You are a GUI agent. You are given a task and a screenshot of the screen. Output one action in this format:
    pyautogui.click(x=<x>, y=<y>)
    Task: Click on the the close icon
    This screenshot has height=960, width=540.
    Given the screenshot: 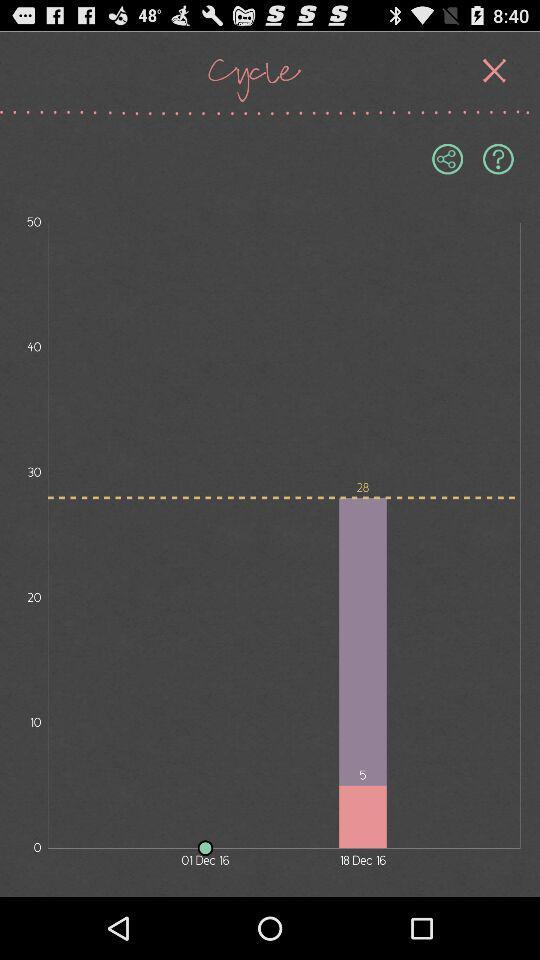 What is the action you would take?
    pyautogui.click(x=494, y=75)
    